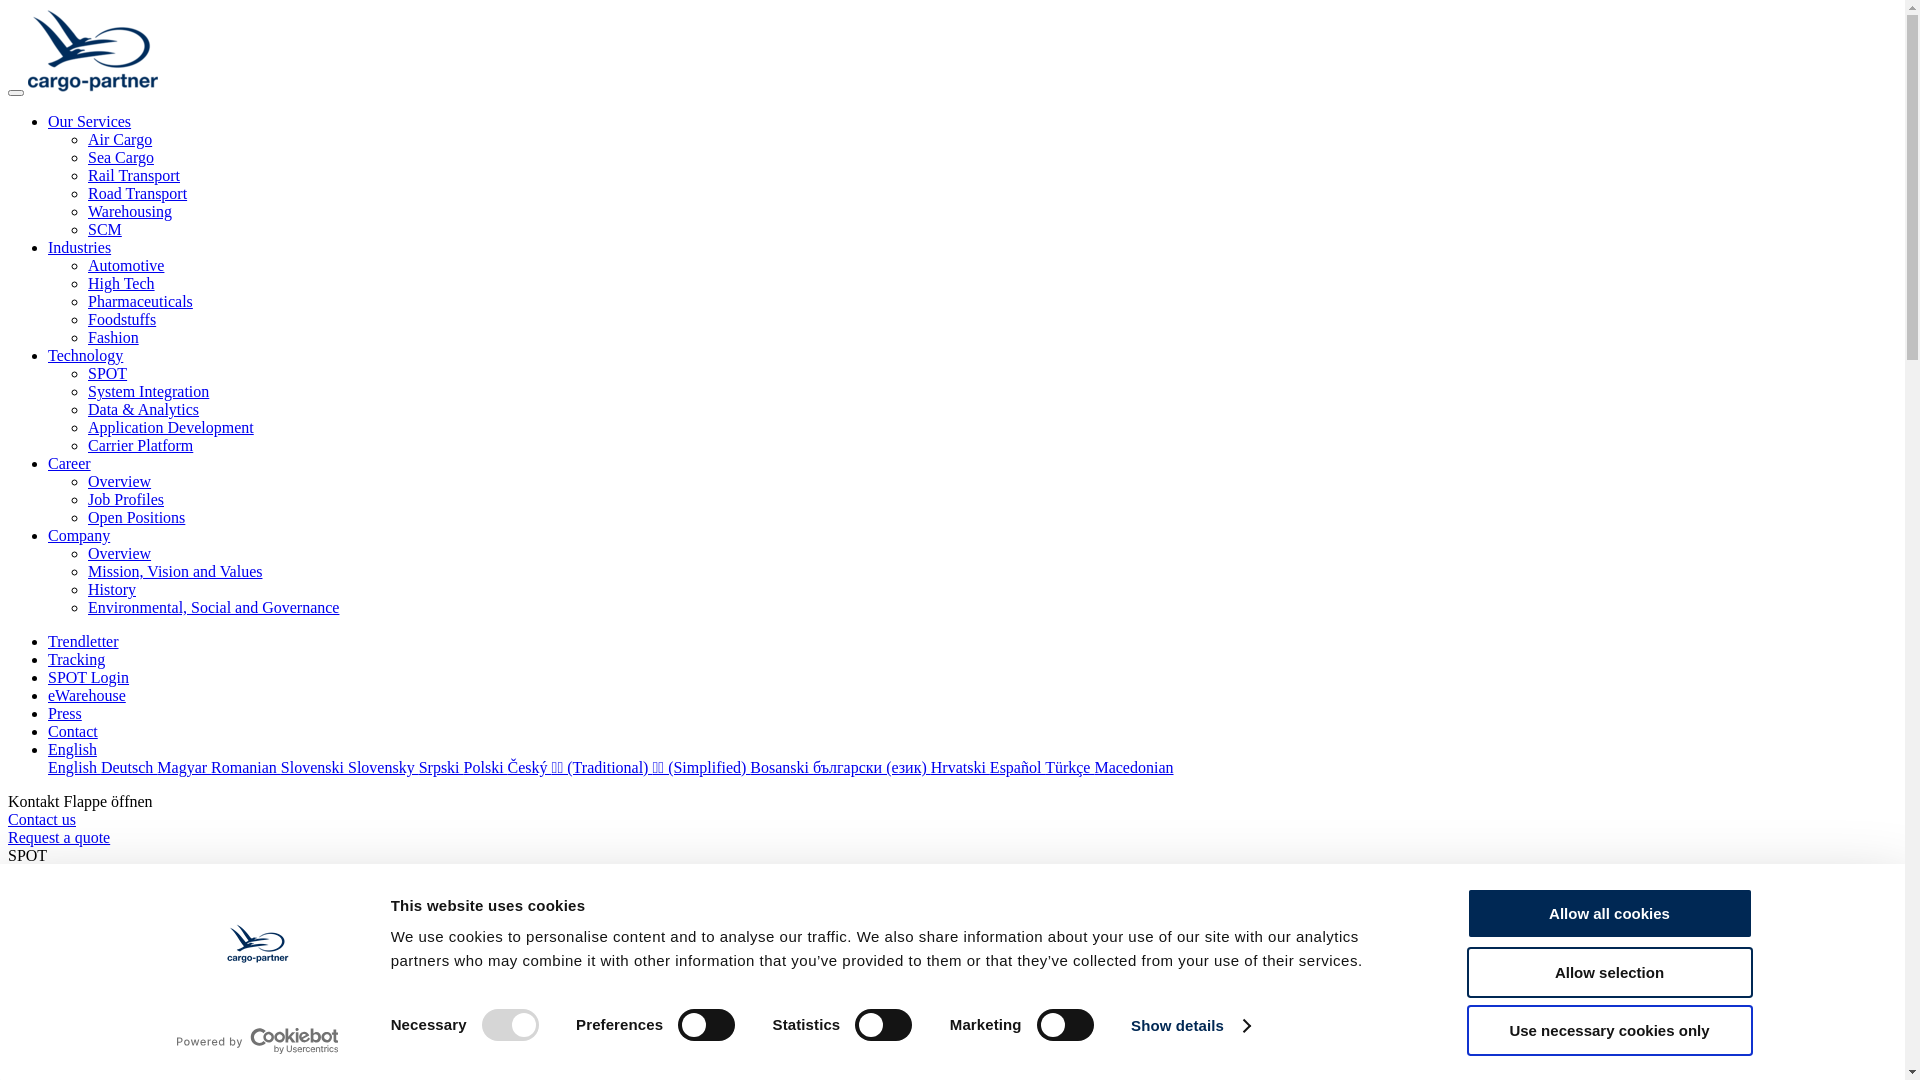  Describe the element at coordinates (86, 516) in the screenshot. I see `'Open Positions'` at that location.